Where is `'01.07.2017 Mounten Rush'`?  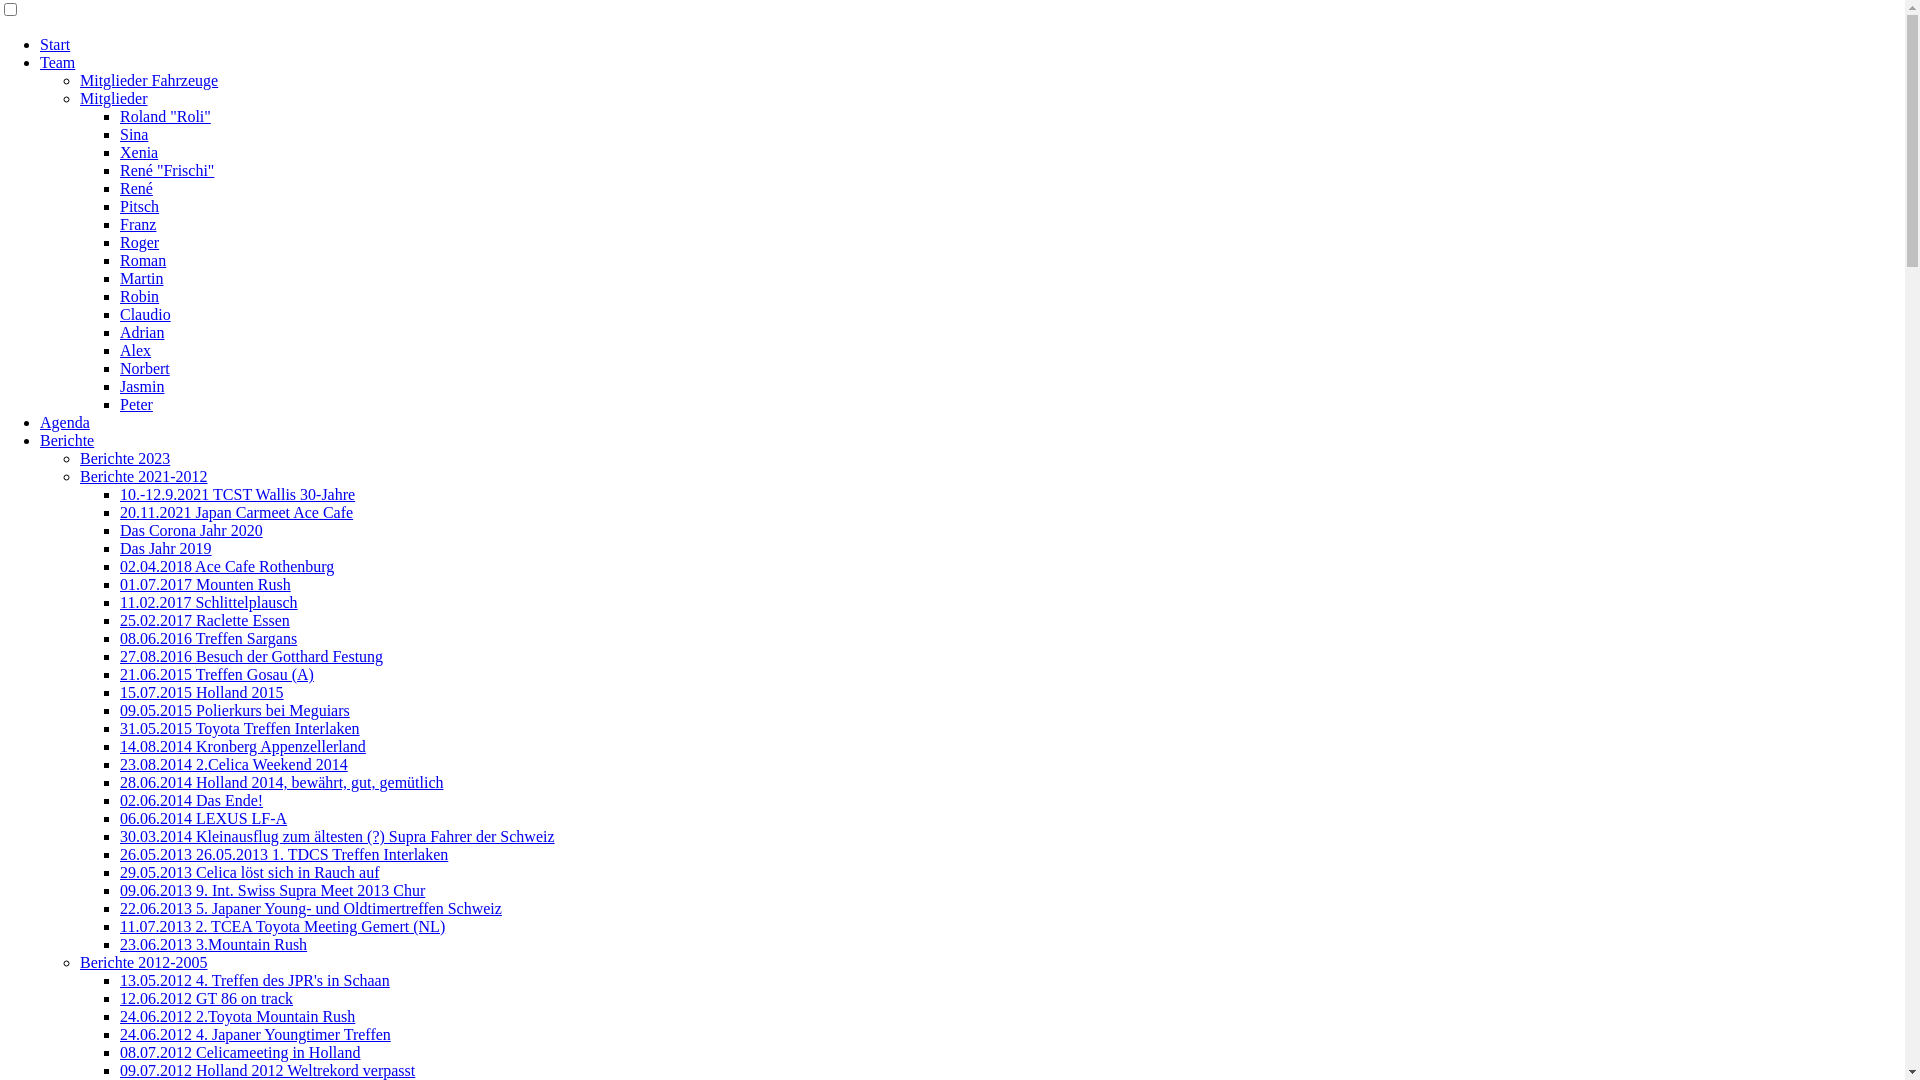
'01.07.2017 Mounten Rush' is located at coordinates (205, 584).